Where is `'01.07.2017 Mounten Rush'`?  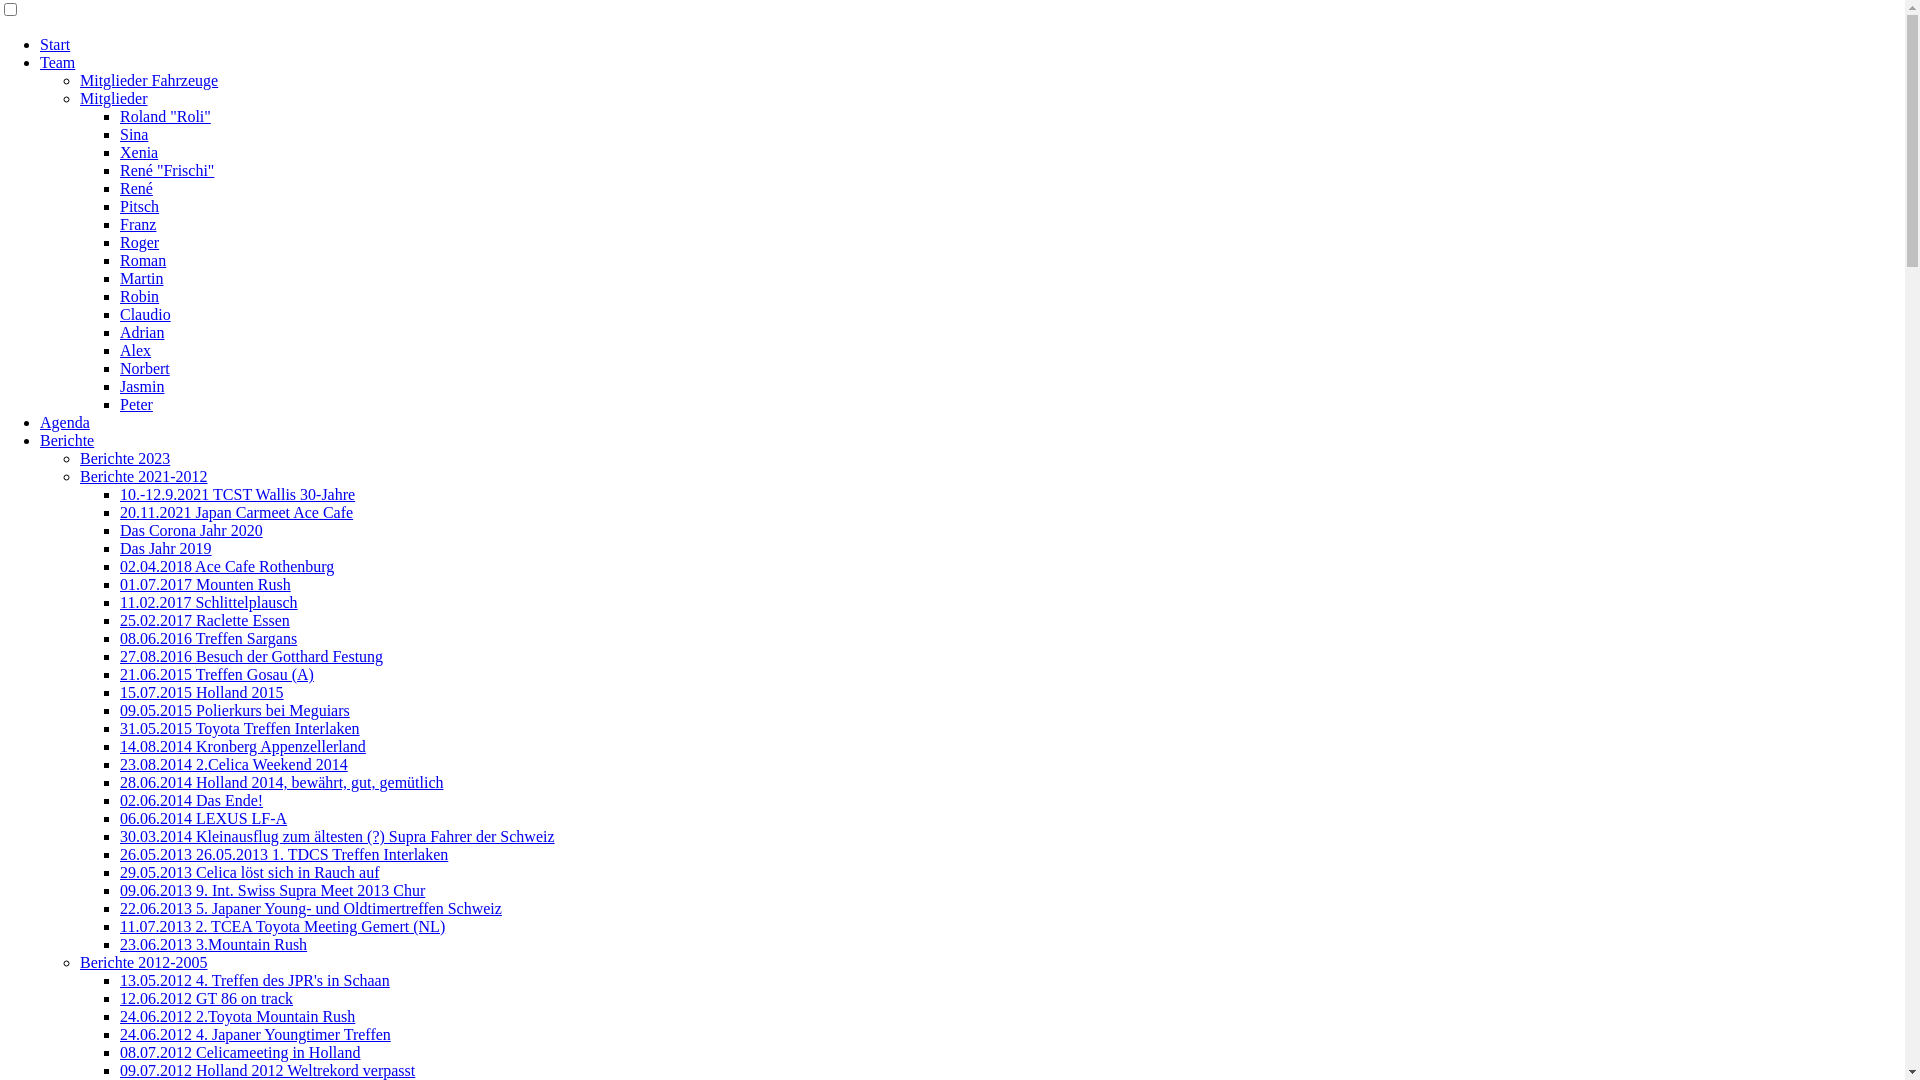
'01.07.2017 Mounten Rush' is located at coordinates (205, 584).